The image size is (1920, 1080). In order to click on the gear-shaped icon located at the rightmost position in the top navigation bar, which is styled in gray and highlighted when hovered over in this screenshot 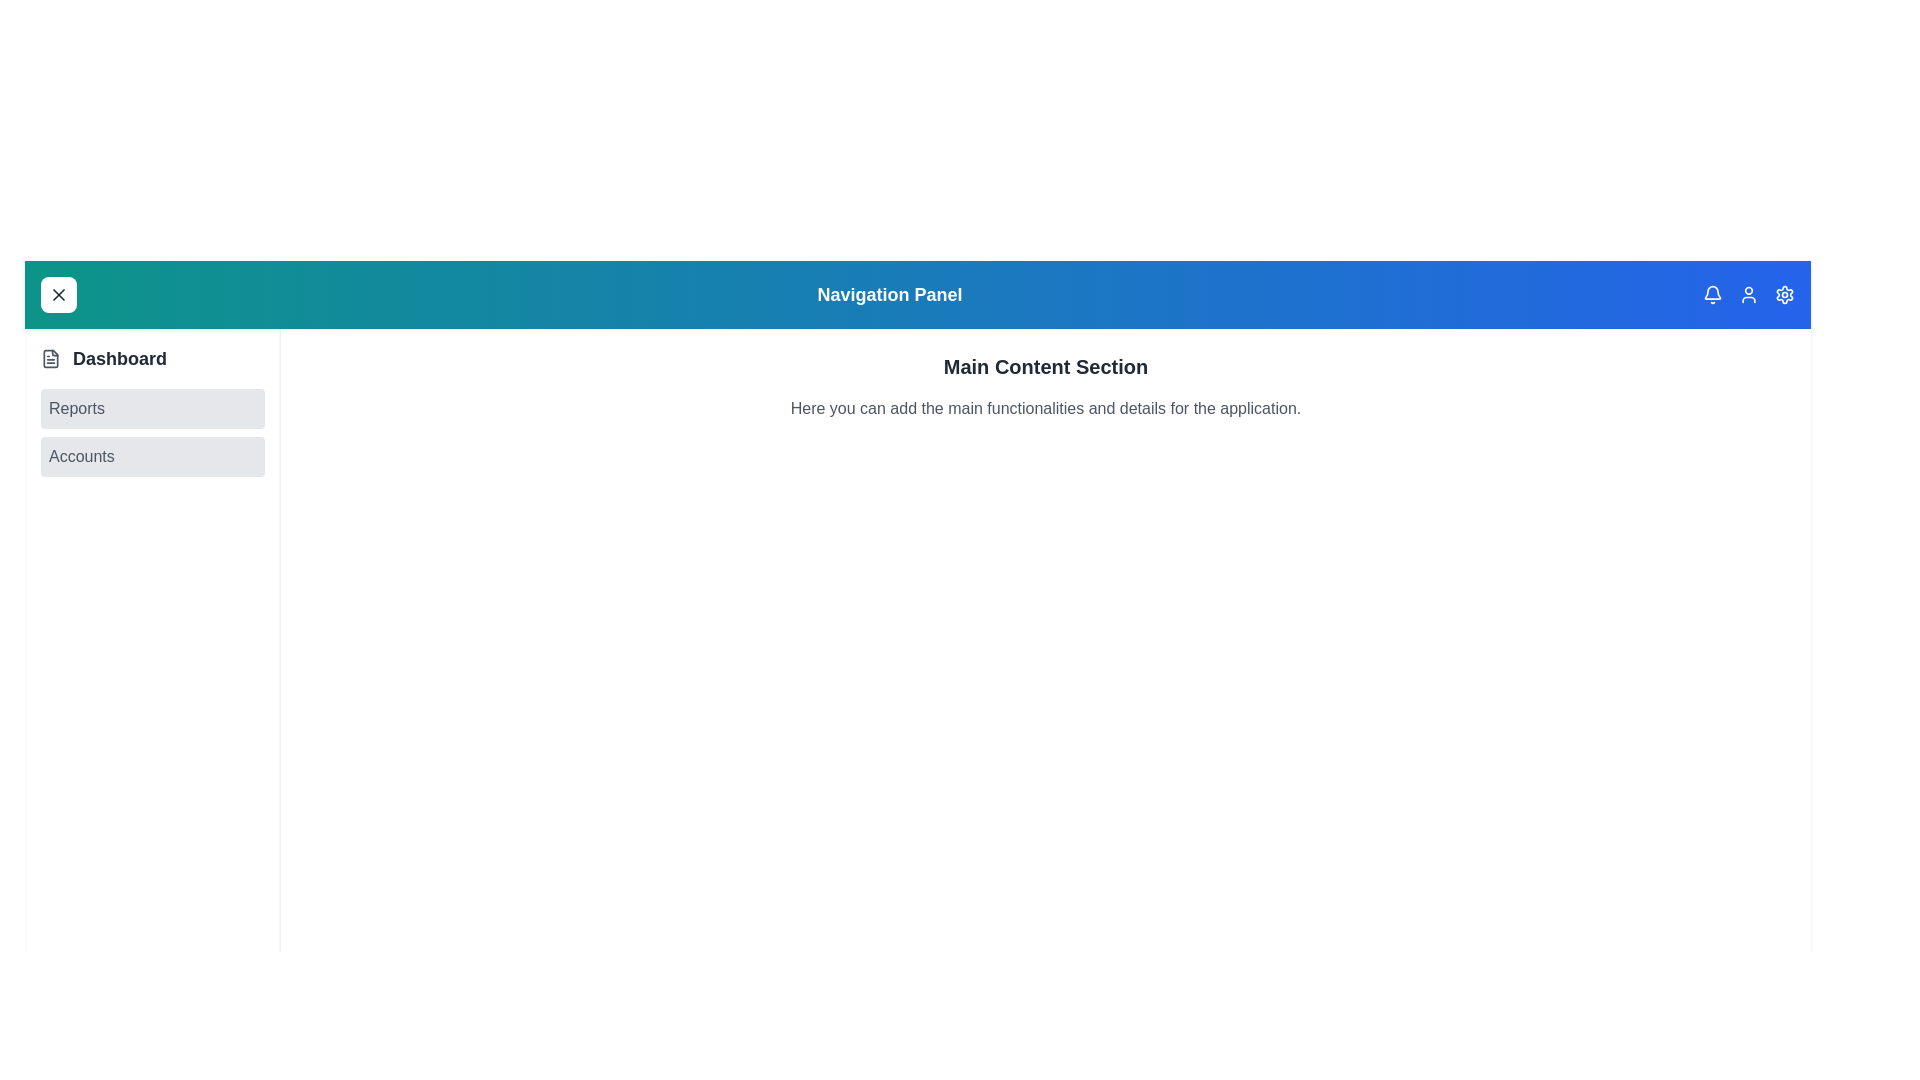, I will do `click(1785, 294)`.